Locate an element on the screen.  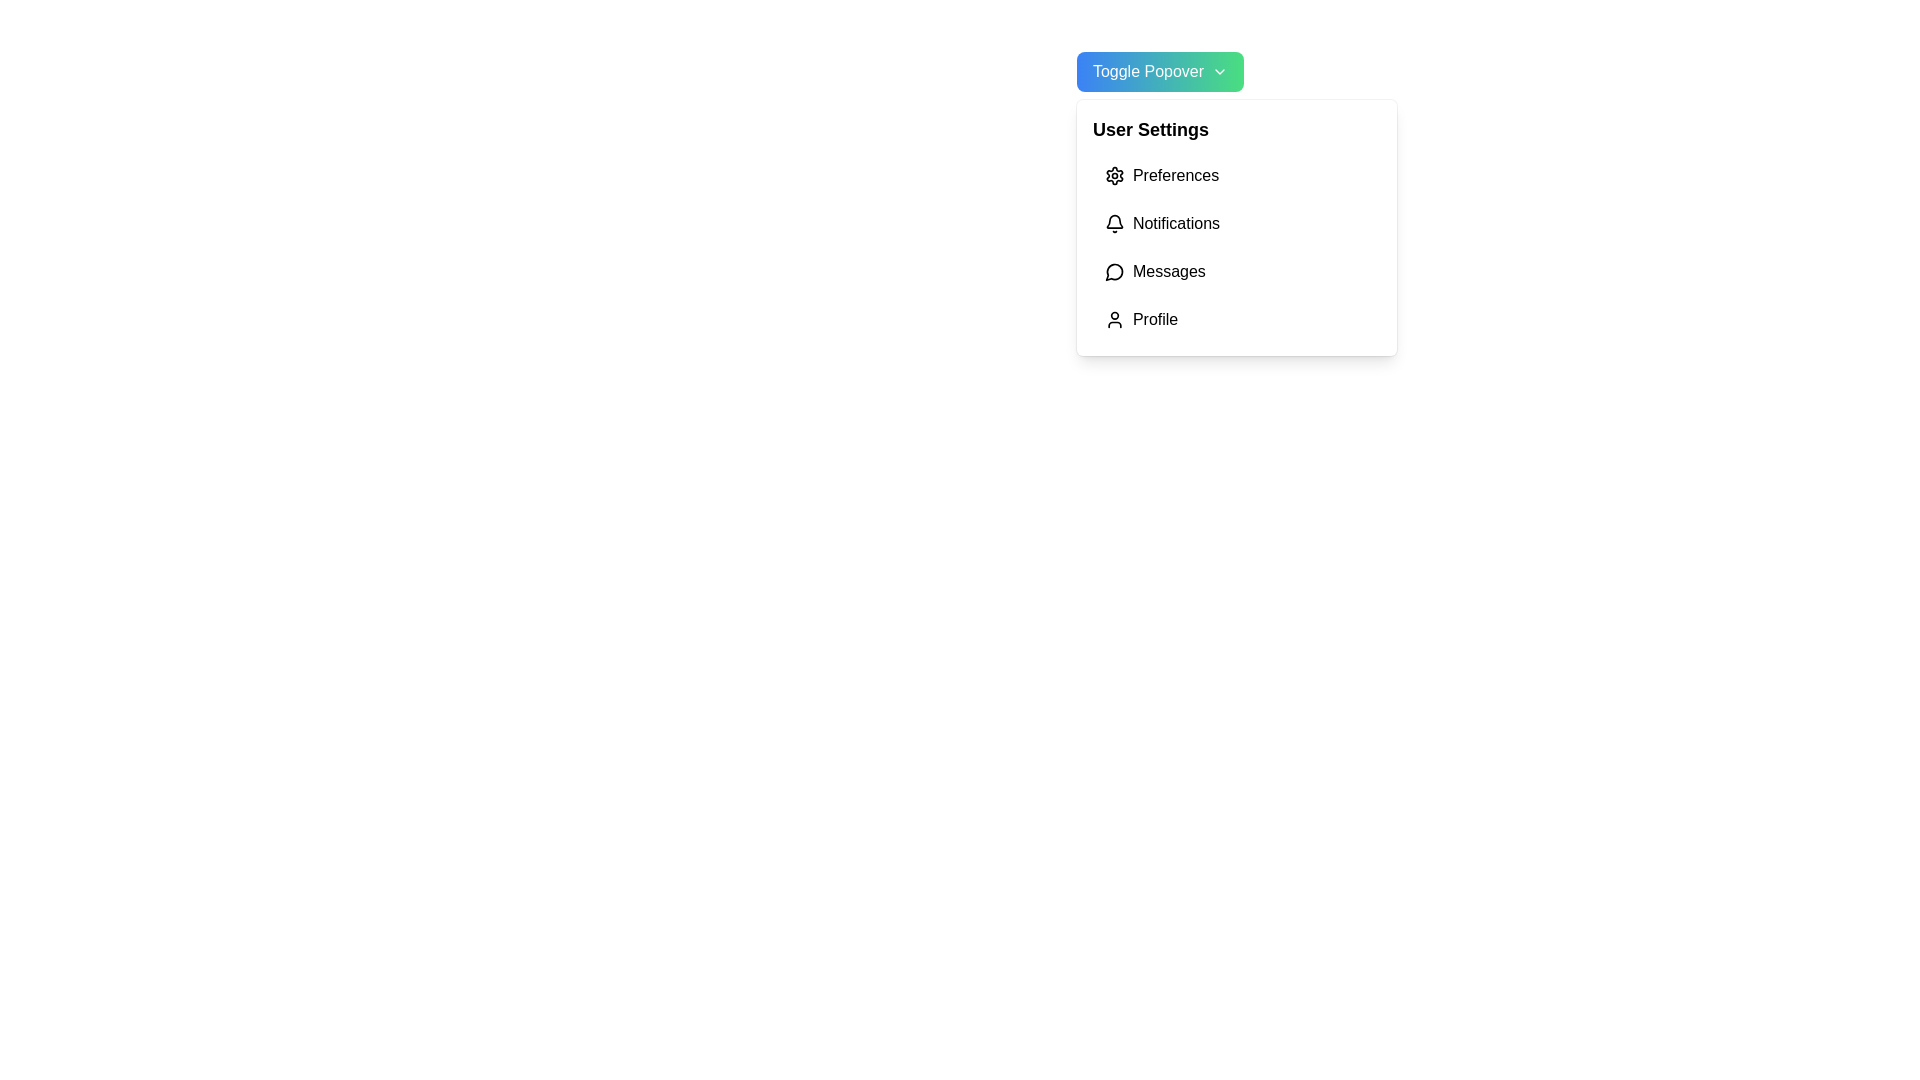
the settings icon, which resembles a cogwheel, located to the left of the 'Preferences' text in the 'User Settings' dropdown menu is located at coordinates (1113, 175).